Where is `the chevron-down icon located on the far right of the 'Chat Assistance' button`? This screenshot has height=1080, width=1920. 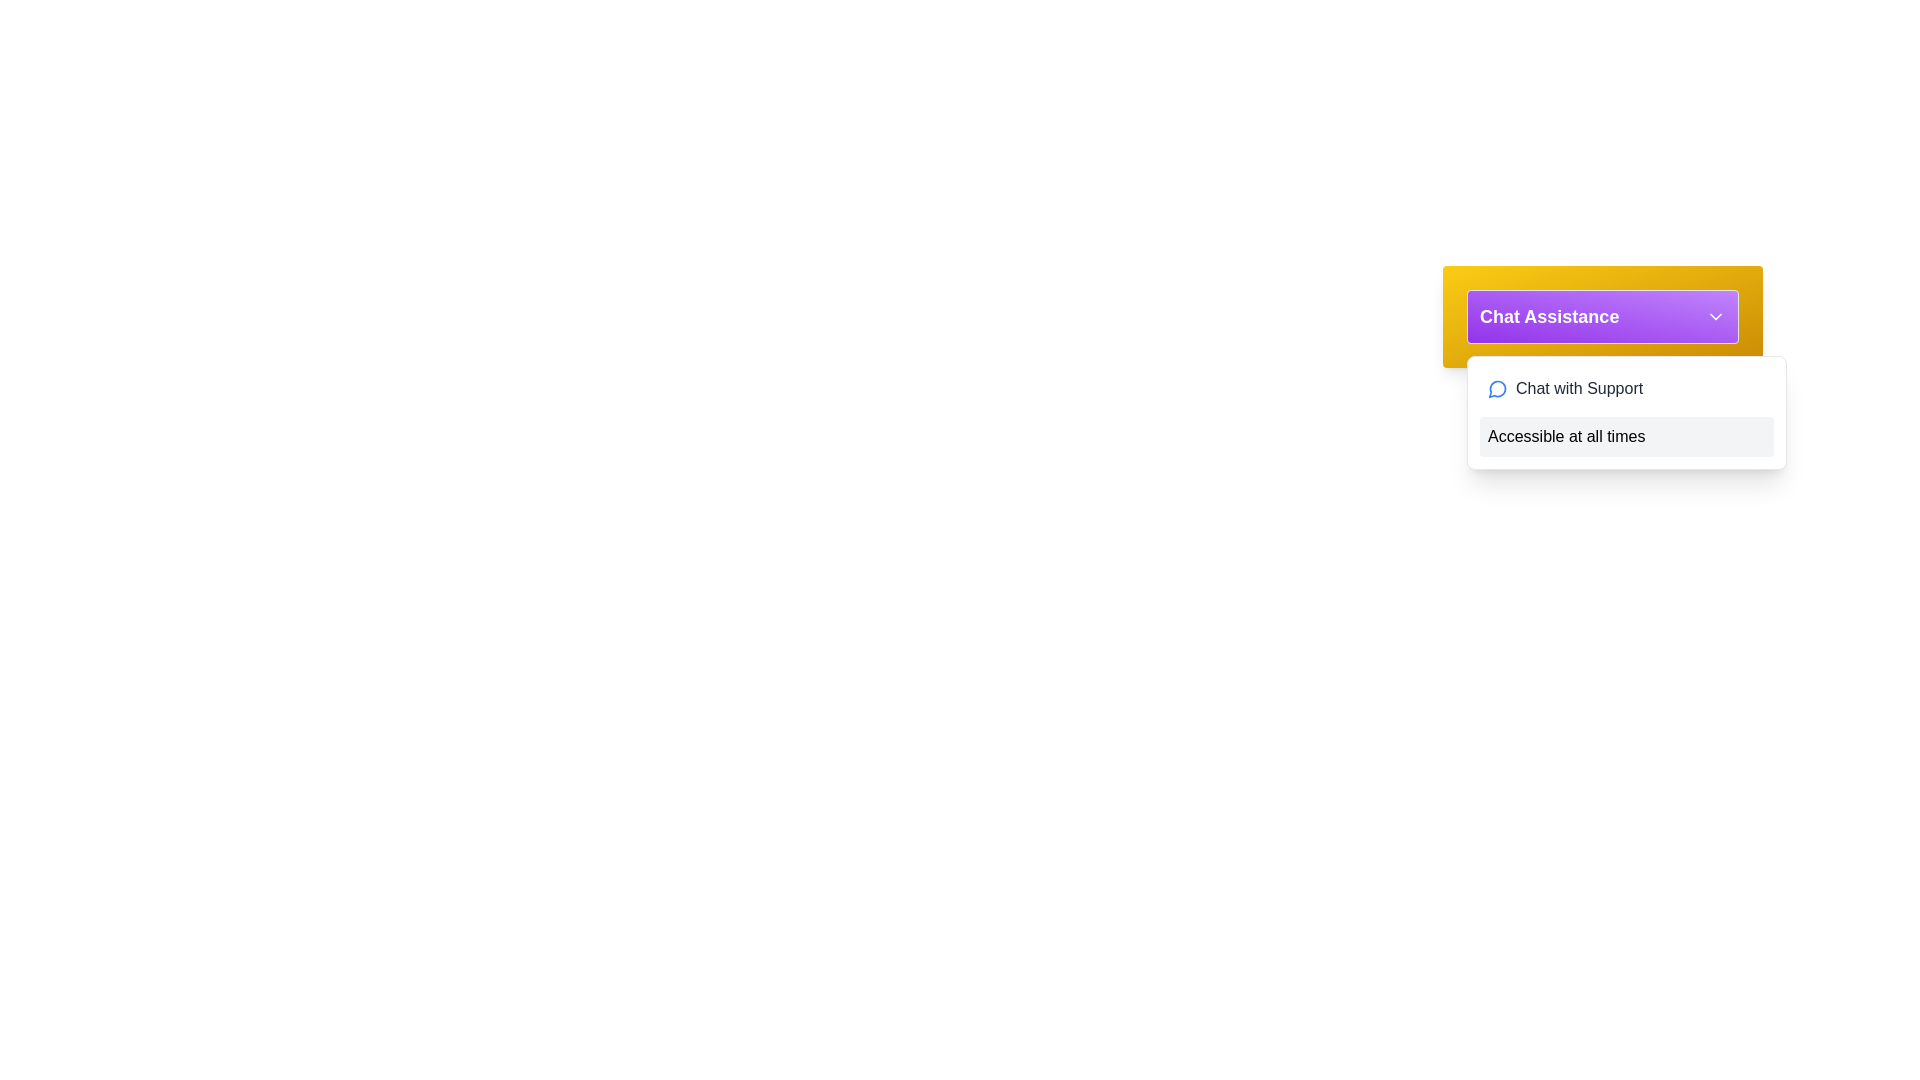 the chevron-down icon located on the far right of the 'Chat Assistance' button is located at coordinates (1715, 315).